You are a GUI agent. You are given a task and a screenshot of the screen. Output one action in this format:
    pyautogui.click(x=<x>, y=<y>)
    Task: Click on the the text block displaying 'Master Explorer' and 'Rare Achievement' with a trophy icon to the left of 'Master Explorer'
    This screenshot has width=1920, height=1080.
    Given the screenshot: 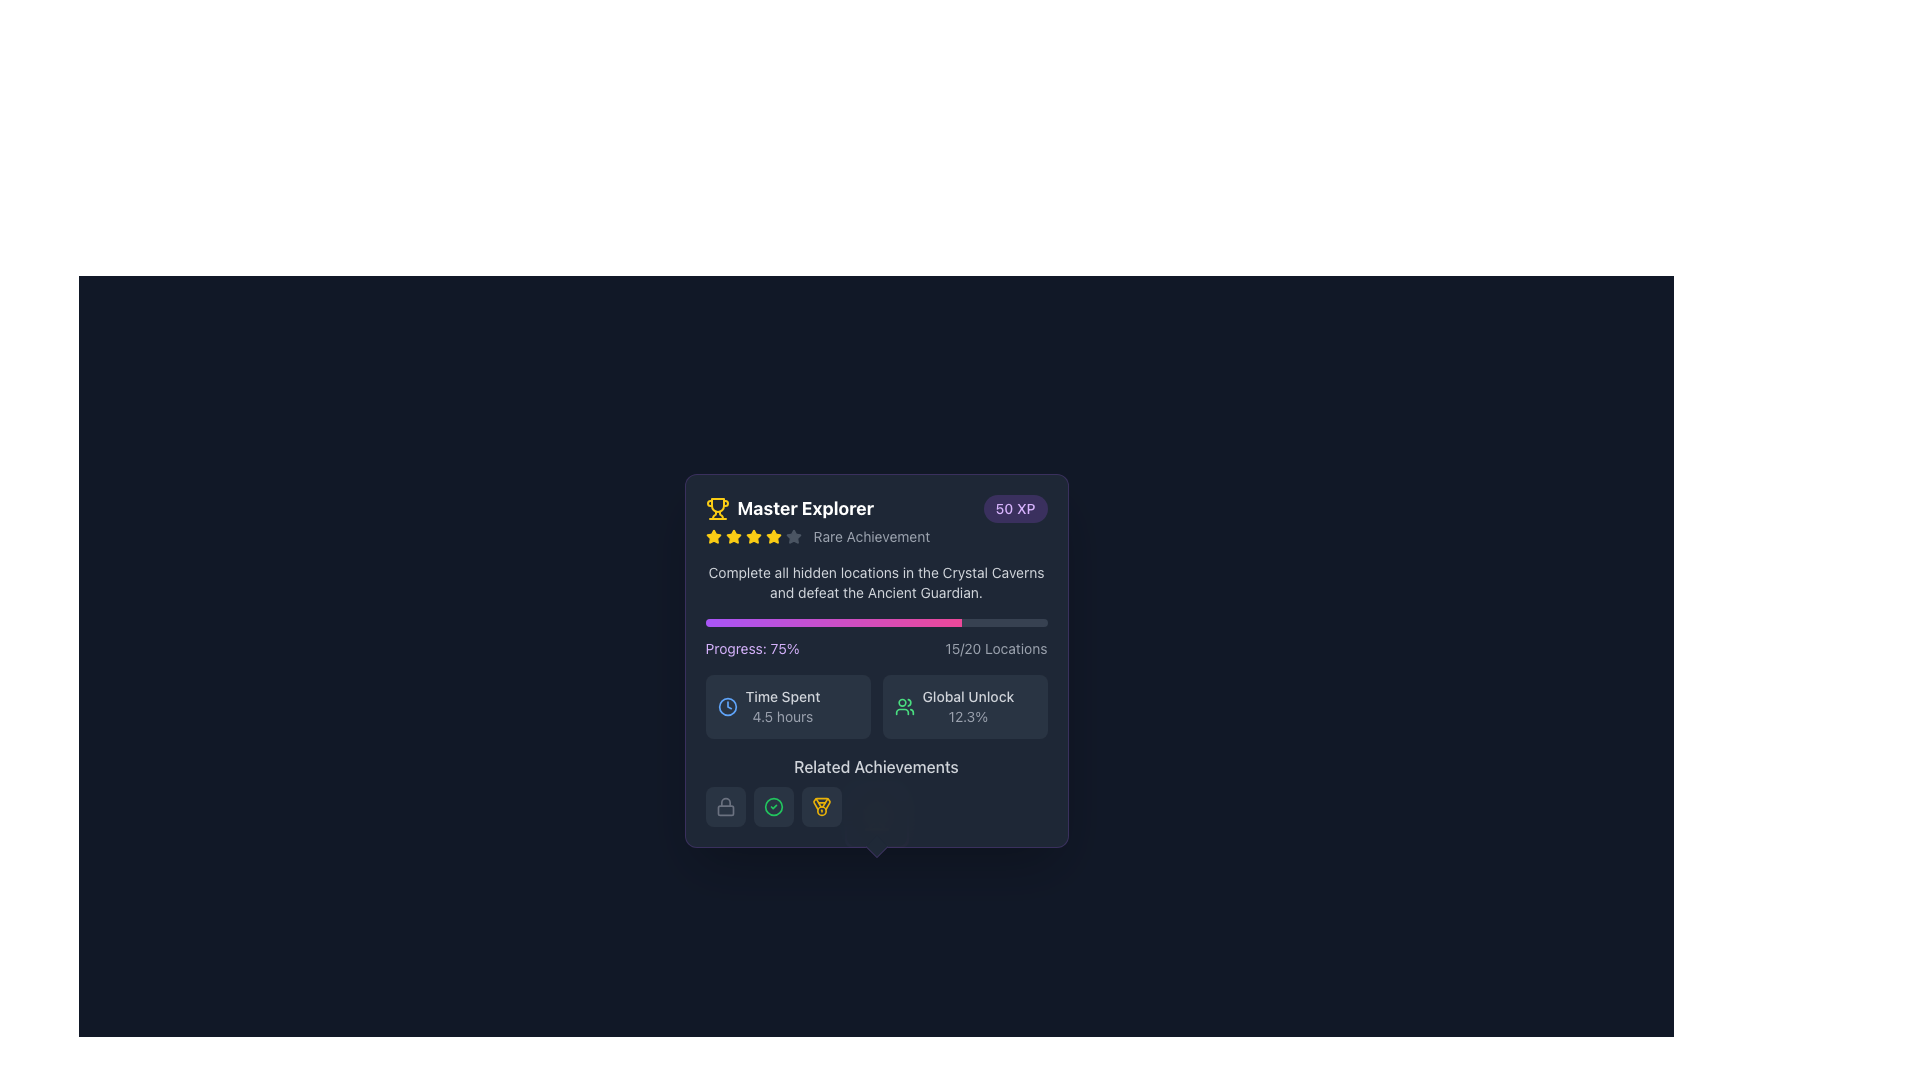 What is the action you would take?
    pyautogui.click(x=817, y=519)
    